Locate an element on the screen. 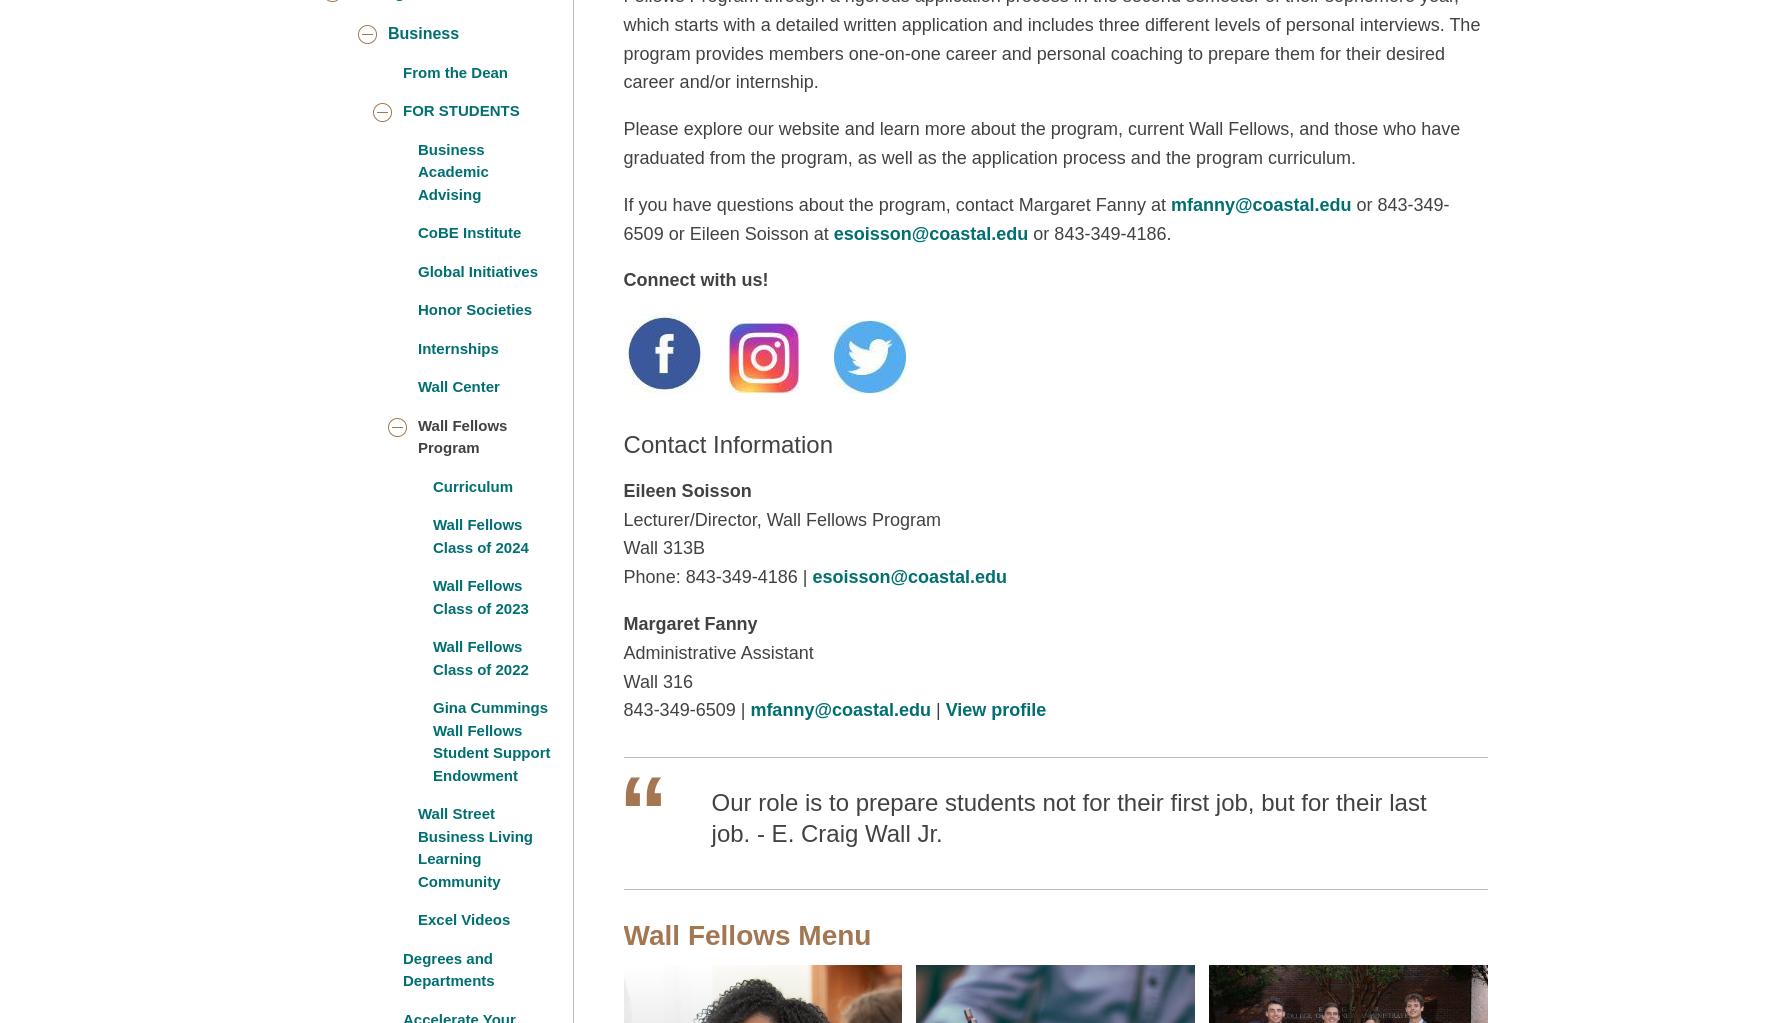 Image resolution: width=1776 pixels, height=1023 pixels. 'Global Initiatives' is located at coordinates (476, 270).